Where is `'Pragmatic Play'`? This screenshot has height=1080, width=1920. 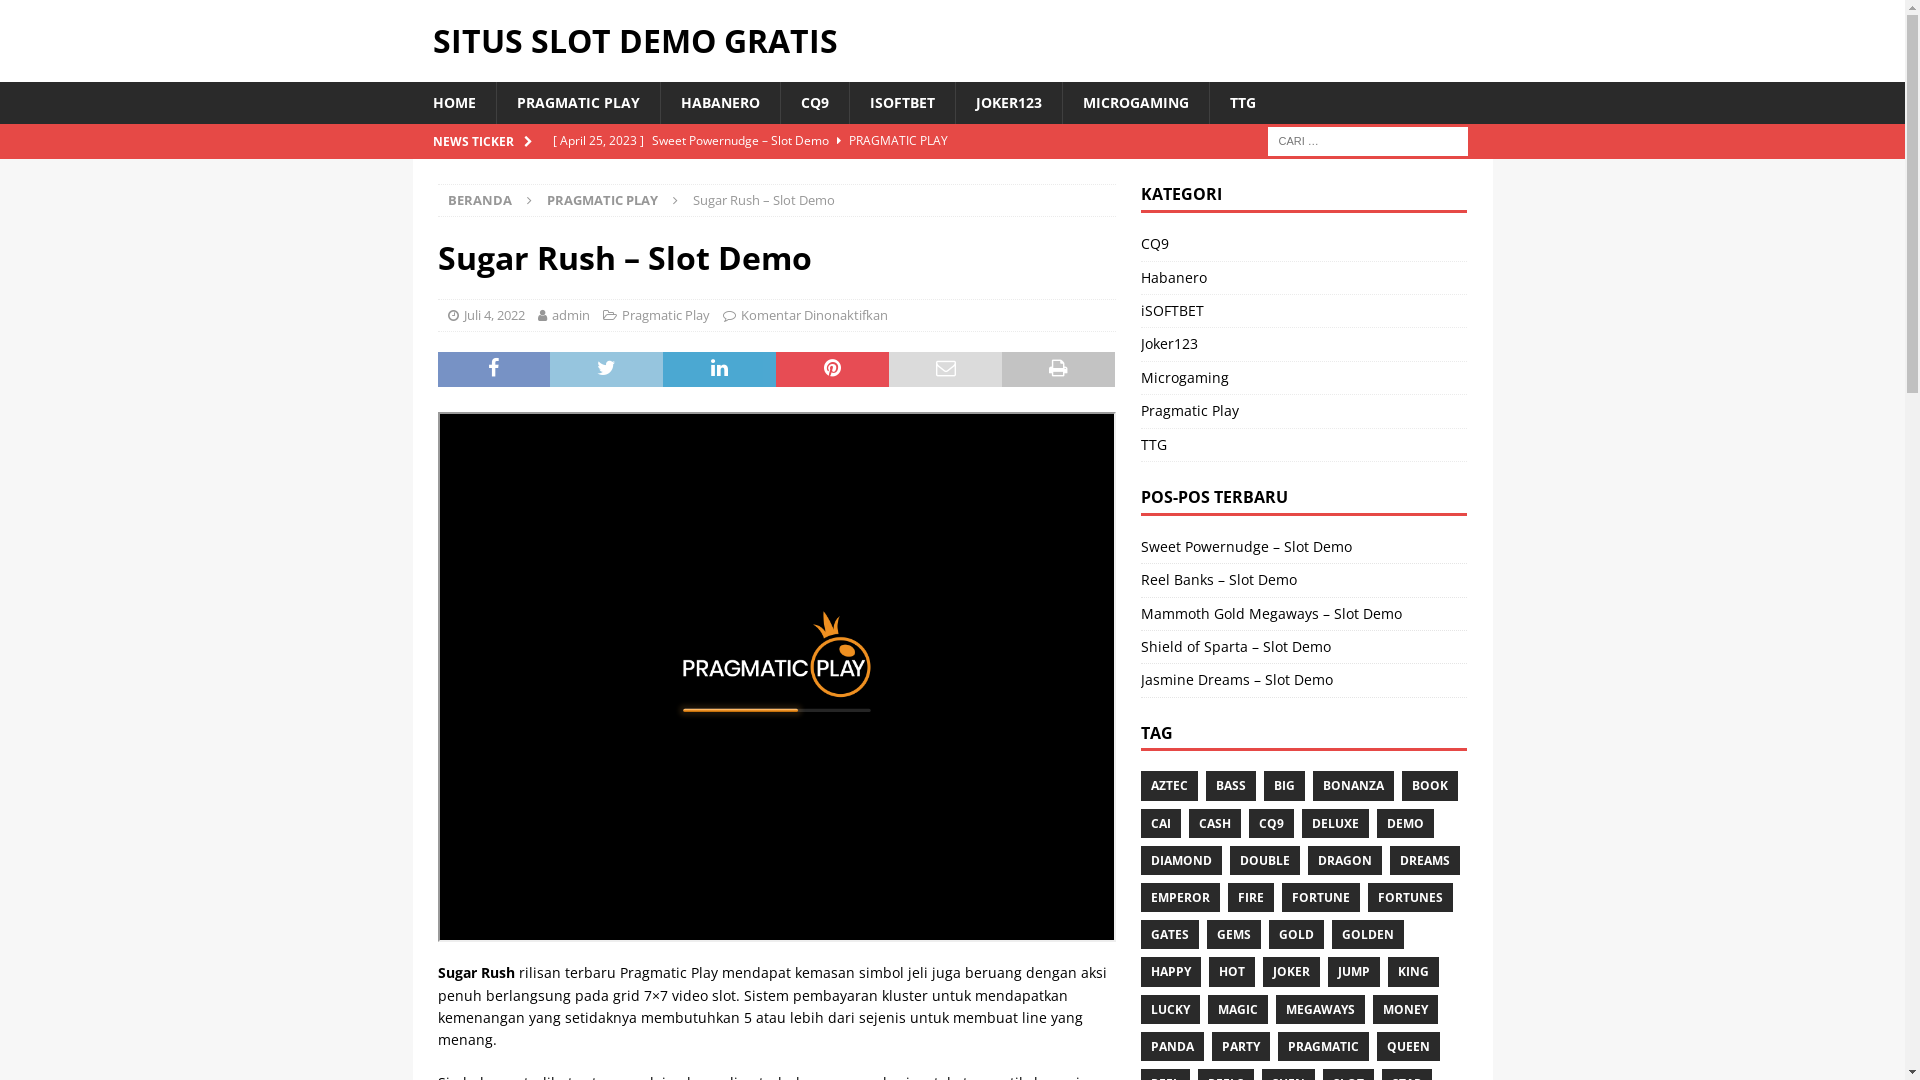 'Pragmatic Play' is located at coordinates (621, 315).